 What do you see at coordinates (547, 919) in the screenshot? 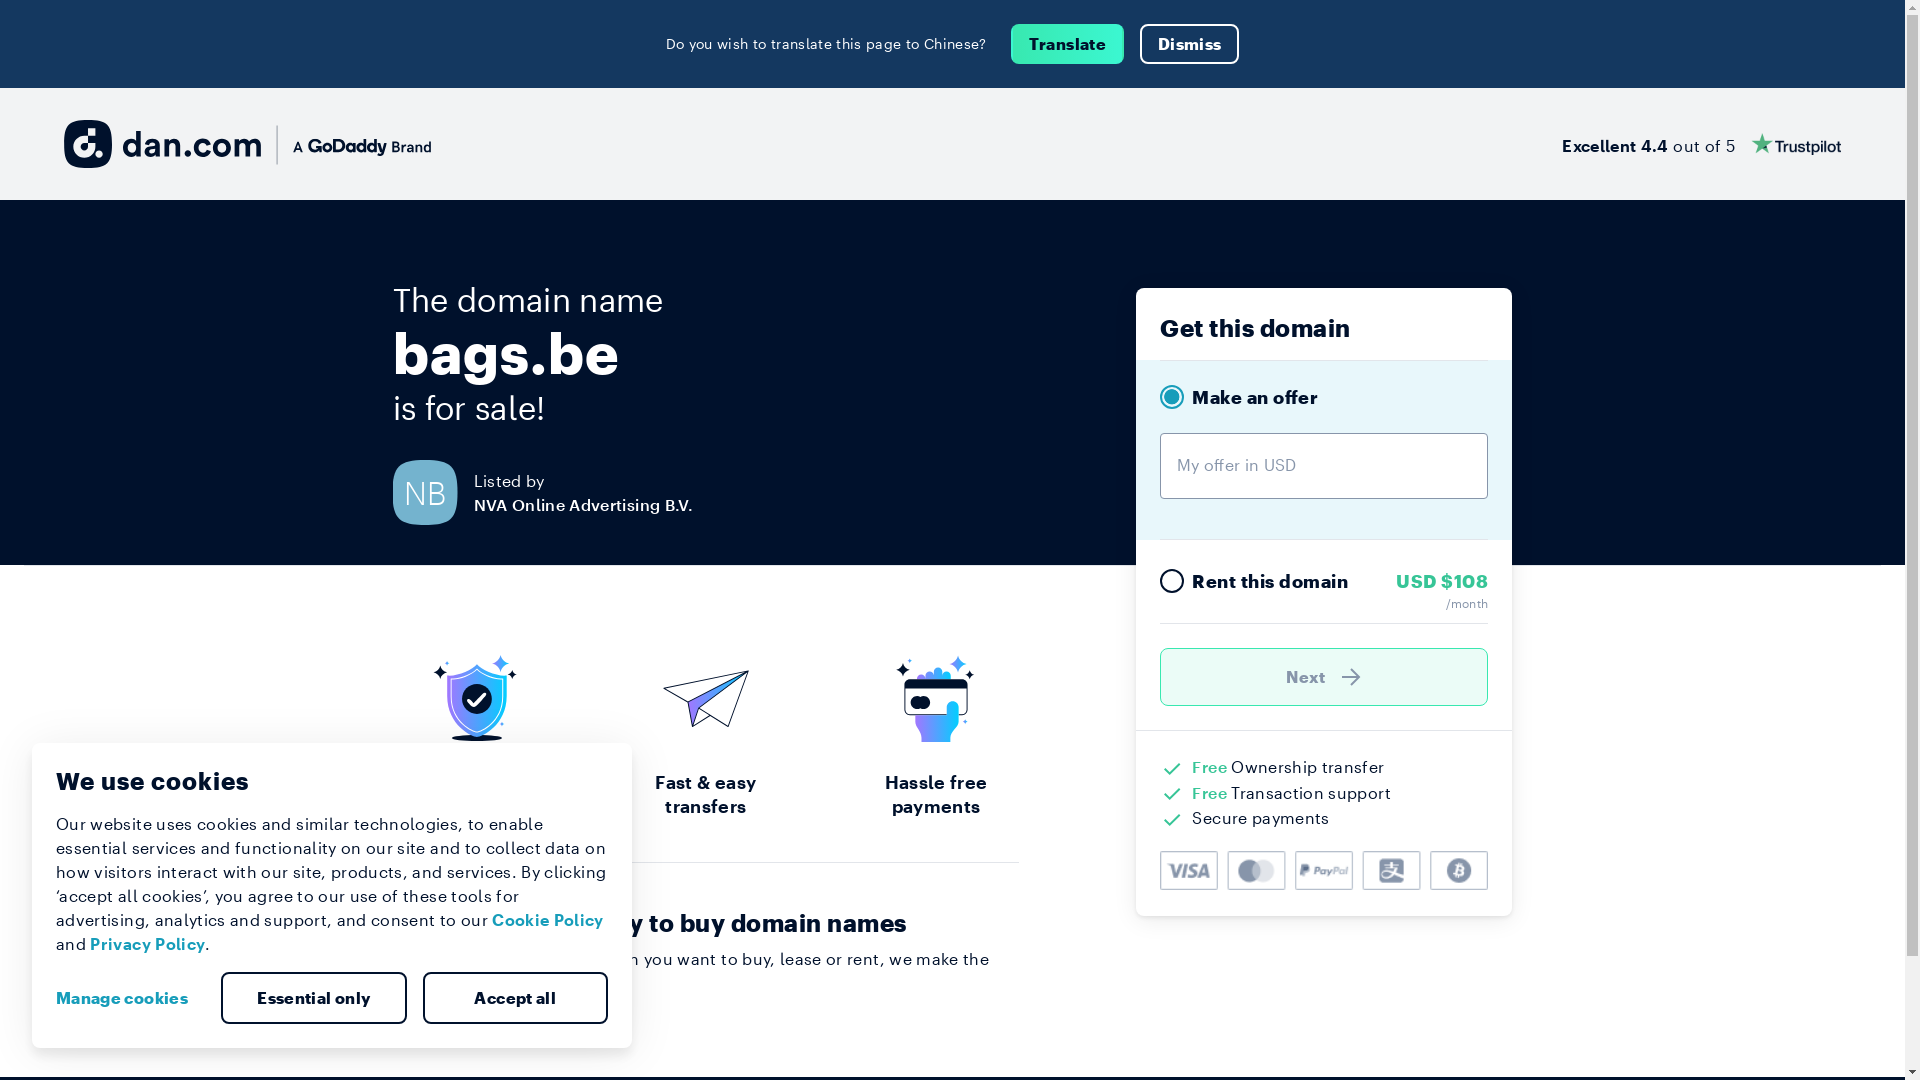
I see `'Cookie Policy'` at bounding box center [547, 919].